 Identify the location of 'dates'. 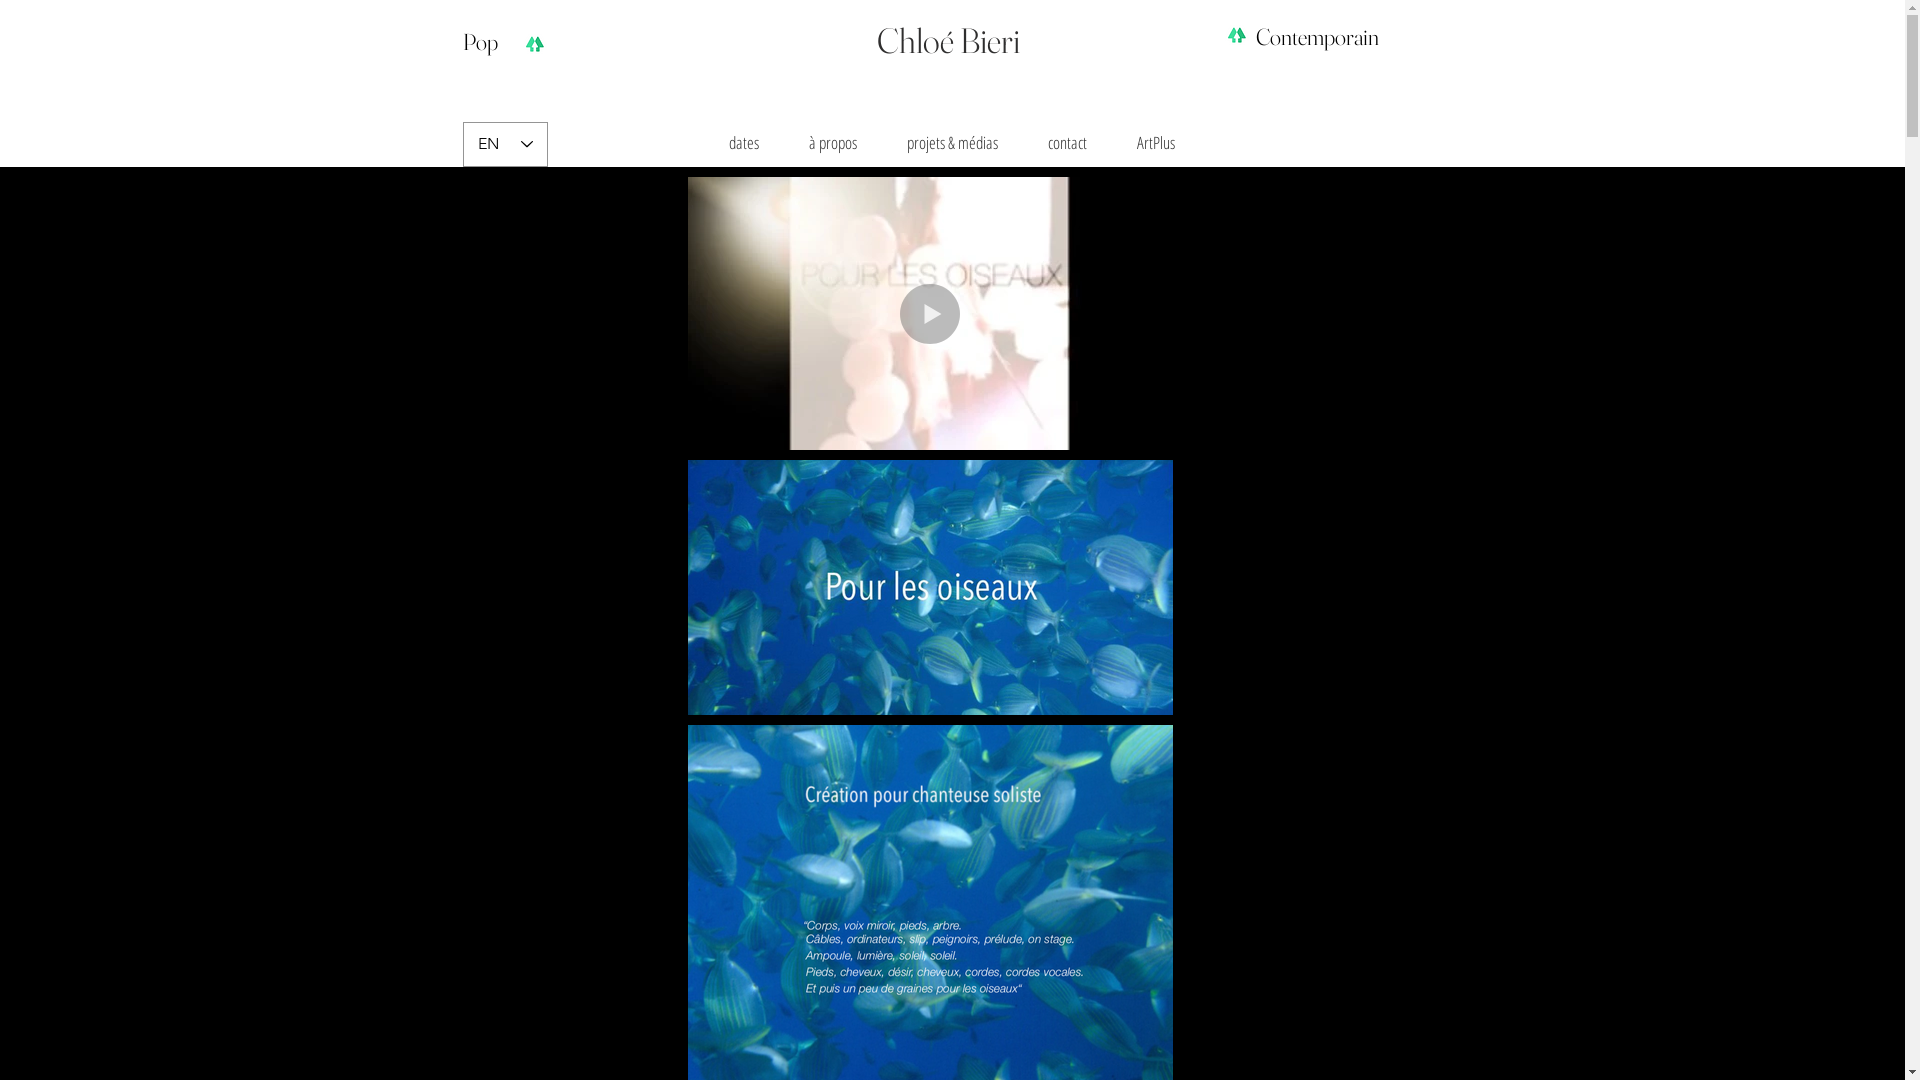
(743, 141).